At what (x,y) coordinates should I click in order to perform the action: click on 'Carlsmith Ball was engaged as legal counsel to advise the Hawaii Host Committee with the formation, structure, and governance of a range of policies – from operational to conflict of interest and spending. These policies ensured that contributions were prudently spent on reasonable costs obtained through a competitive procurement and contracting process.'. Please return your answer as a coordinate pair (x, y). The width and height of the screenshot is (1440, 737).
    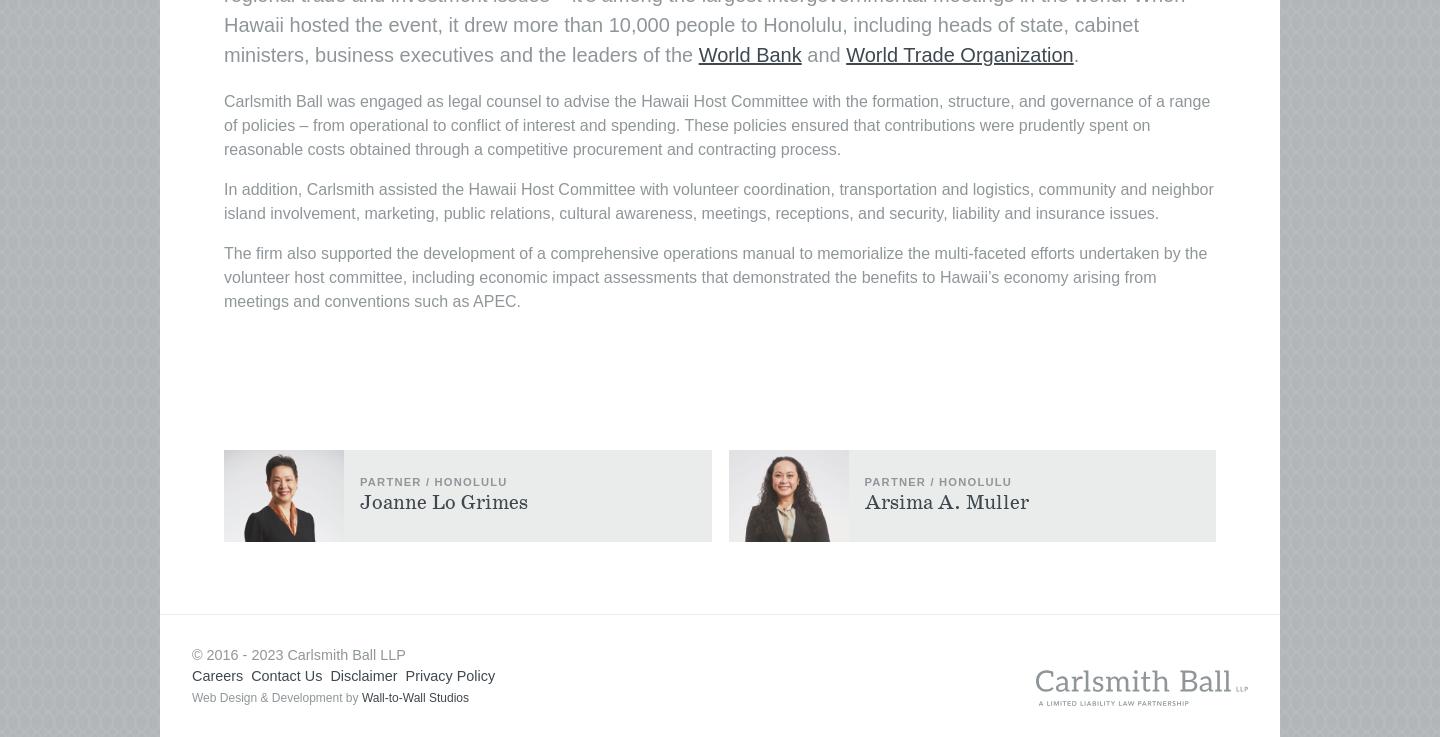
    Looking at the image, I should click on (716, 124).